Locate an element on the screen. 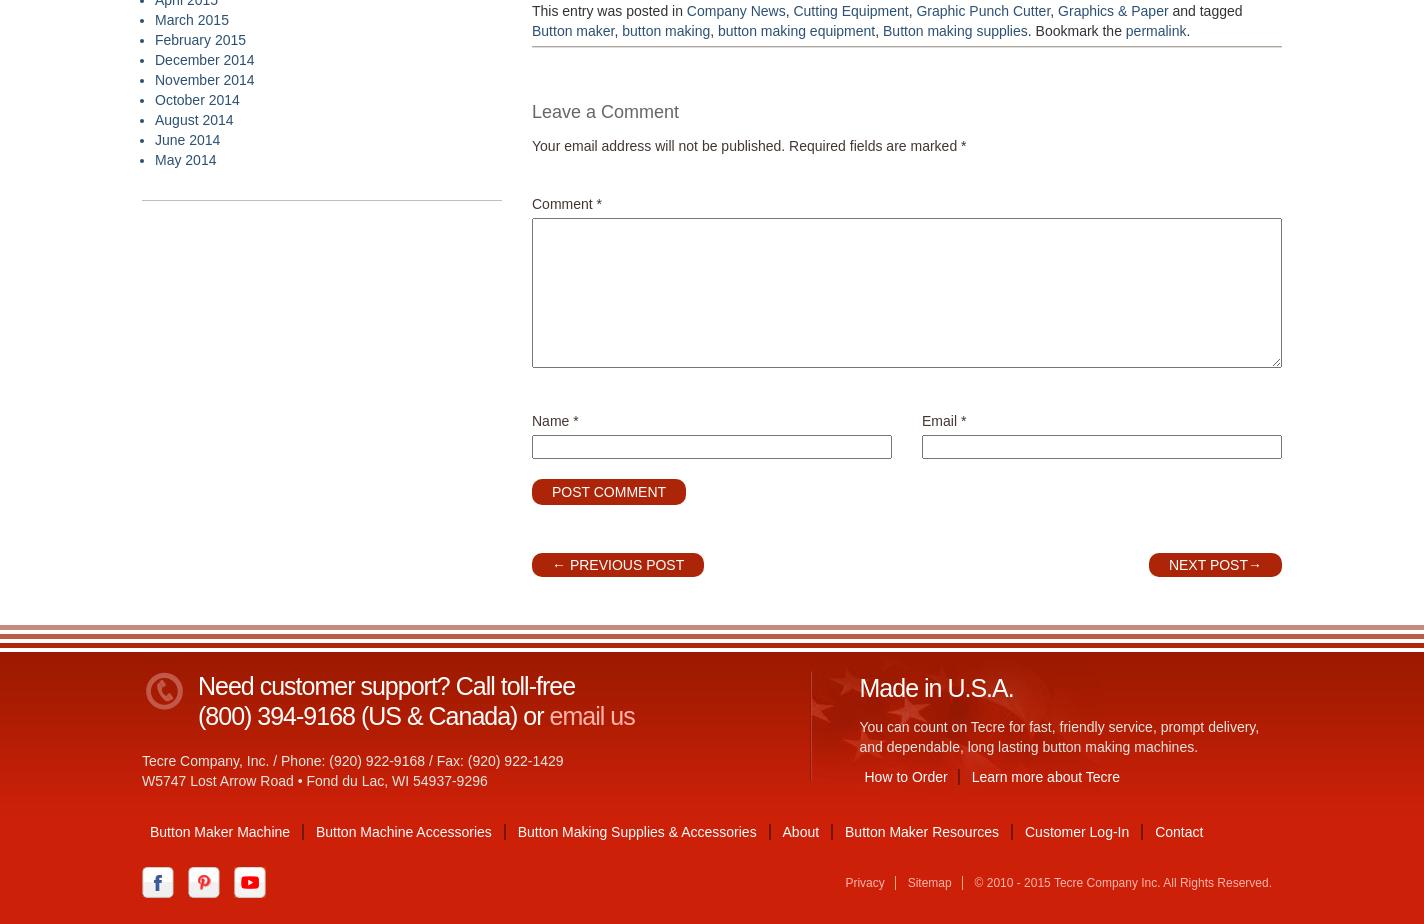 This screenshot has width=1424, height=924. 'Need customer support? Call toll-free' is located at coordinates (386, 685).